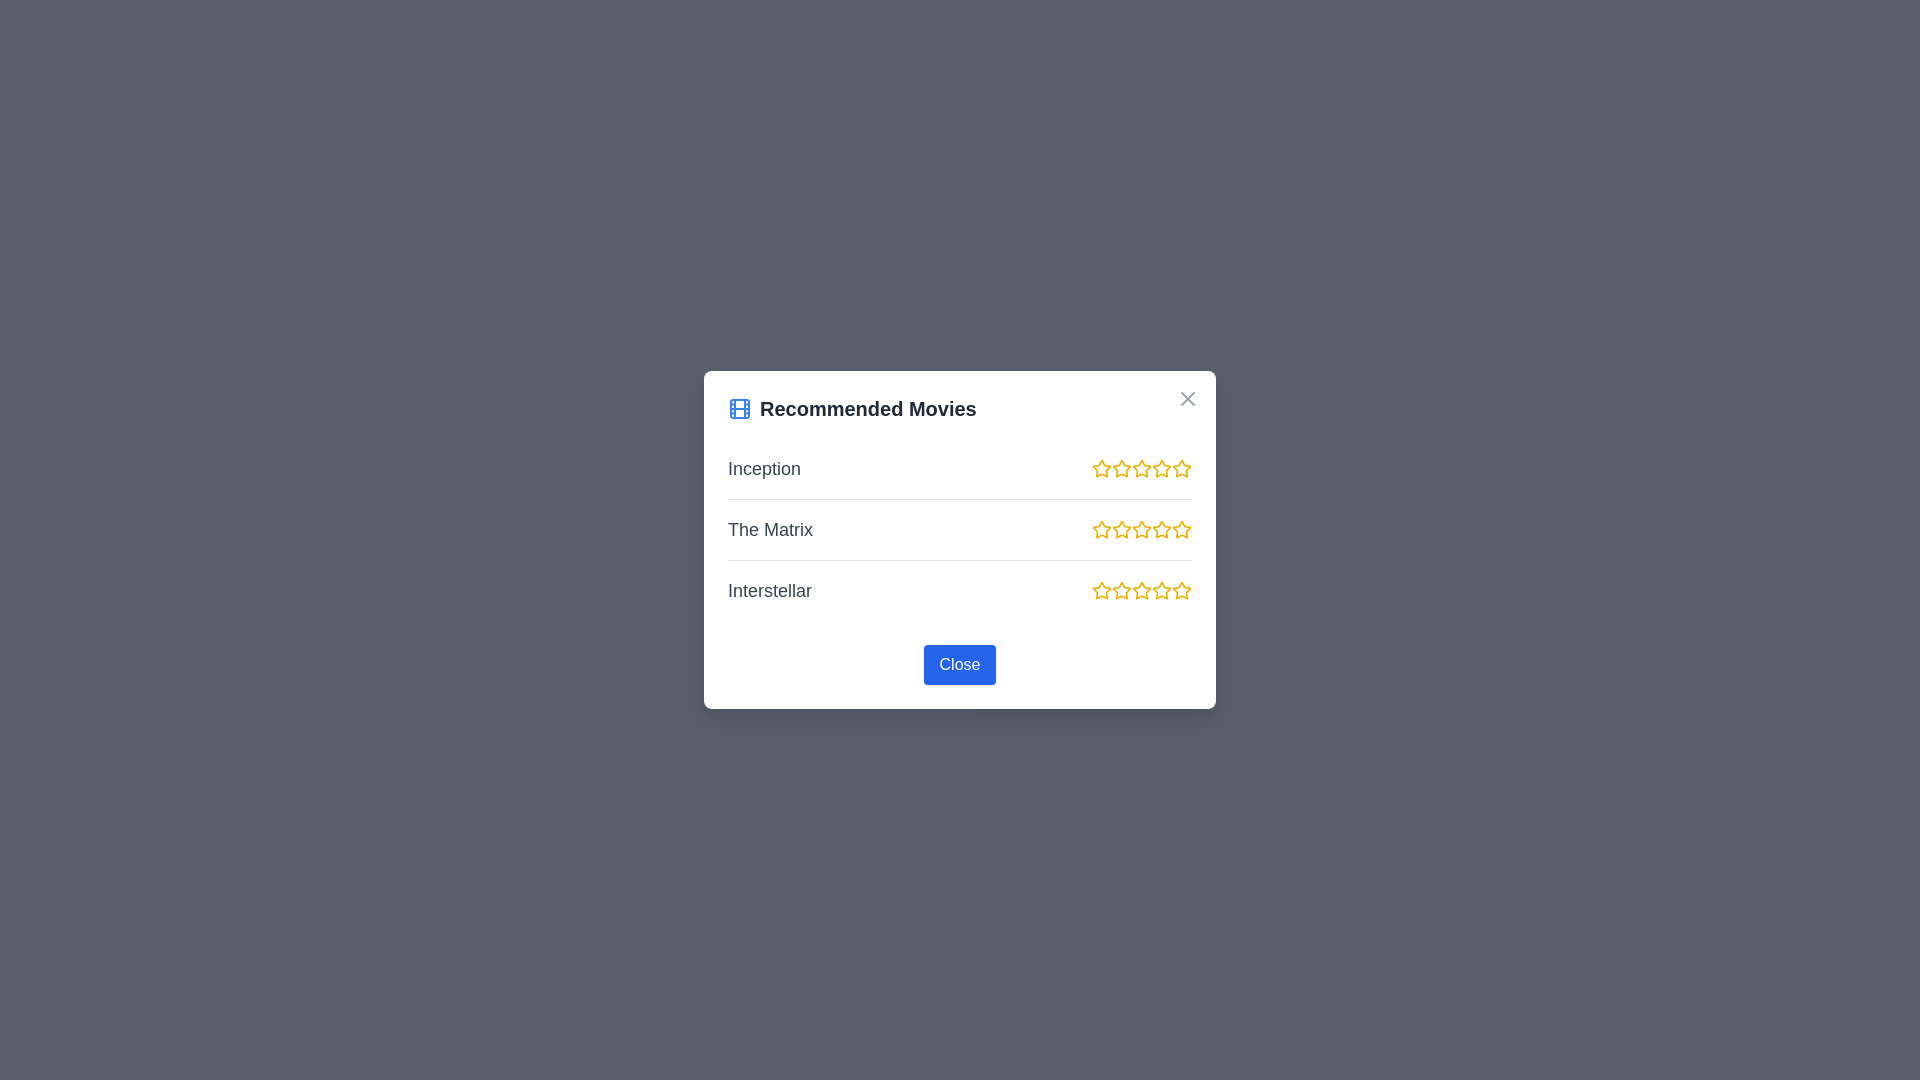 This screenshot has width=1920, height=1080. I want to click on the close button in the top-right corner of the dialog, so click(1188, 398).